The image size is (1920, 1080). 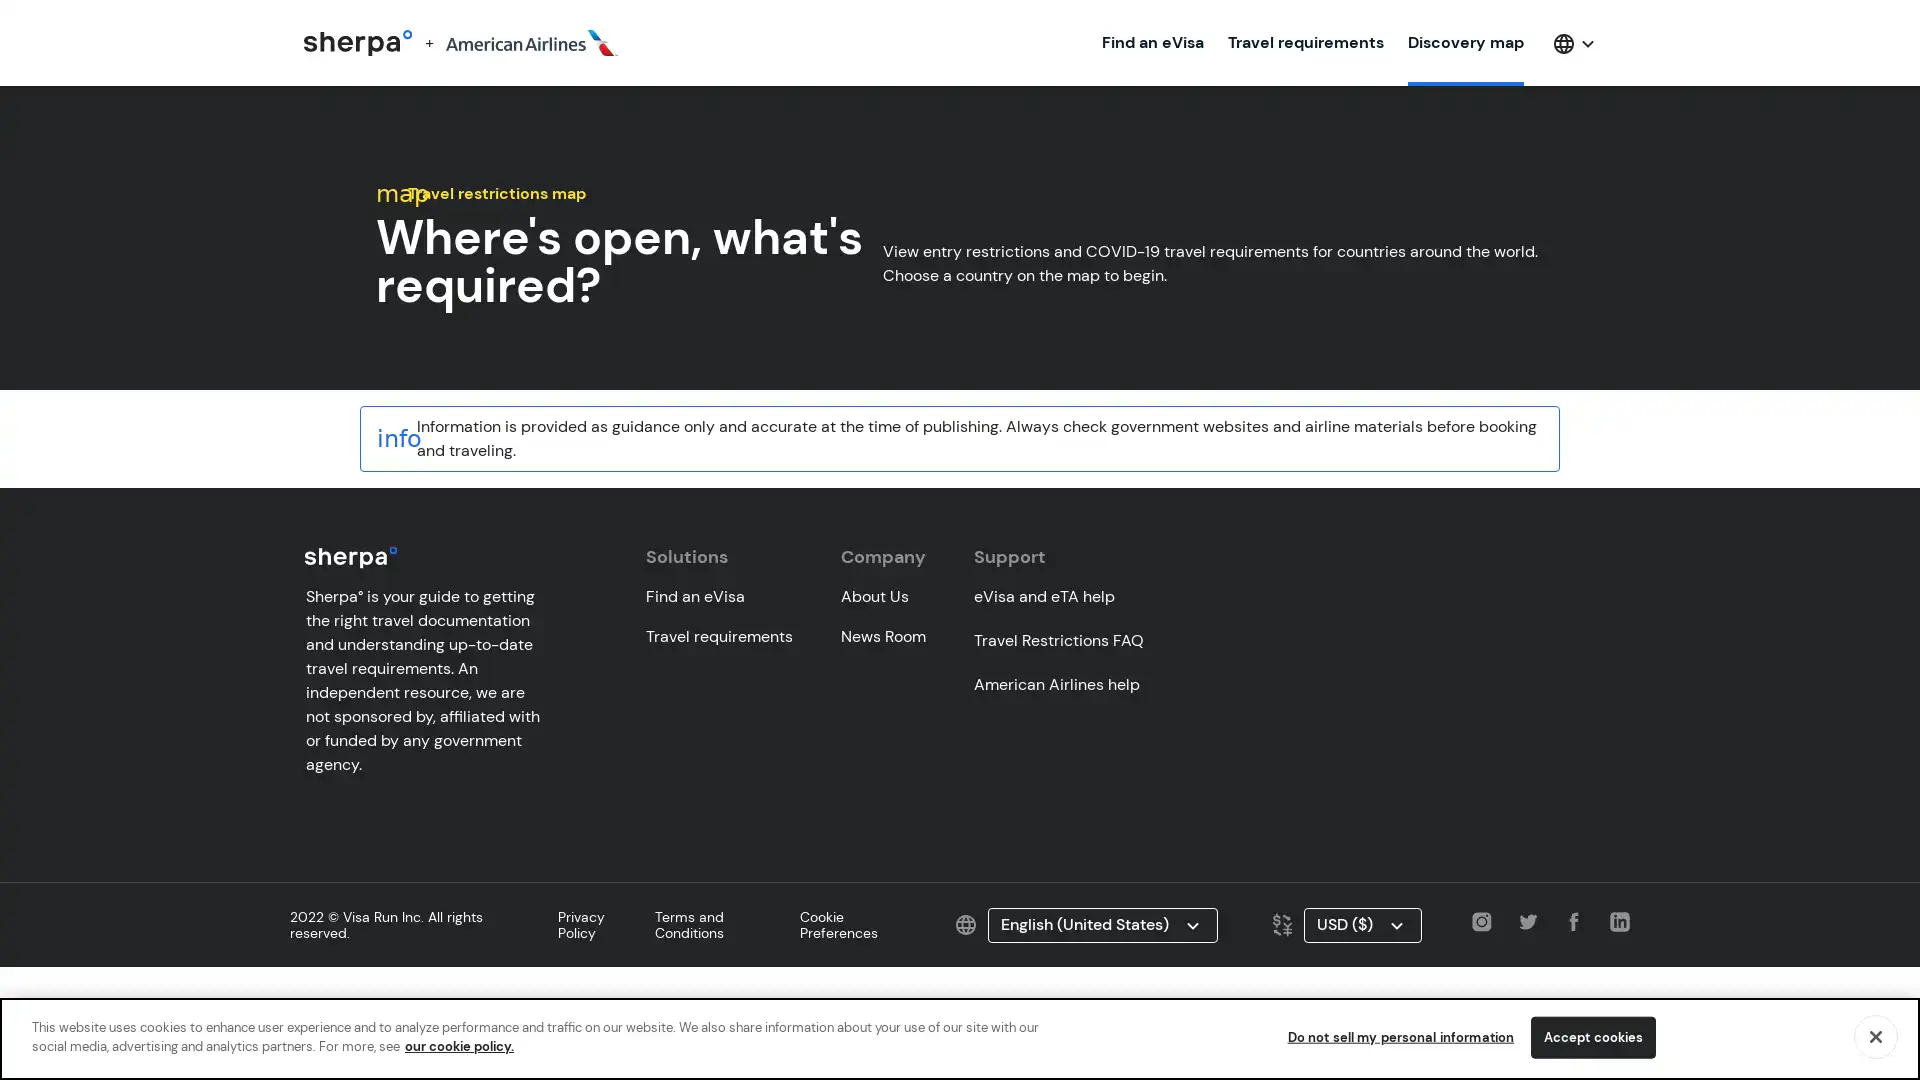 What do you see at coordinates (1875, 1035) in the screenshot?
I see `Close` at bounding box center [1875, 1035].